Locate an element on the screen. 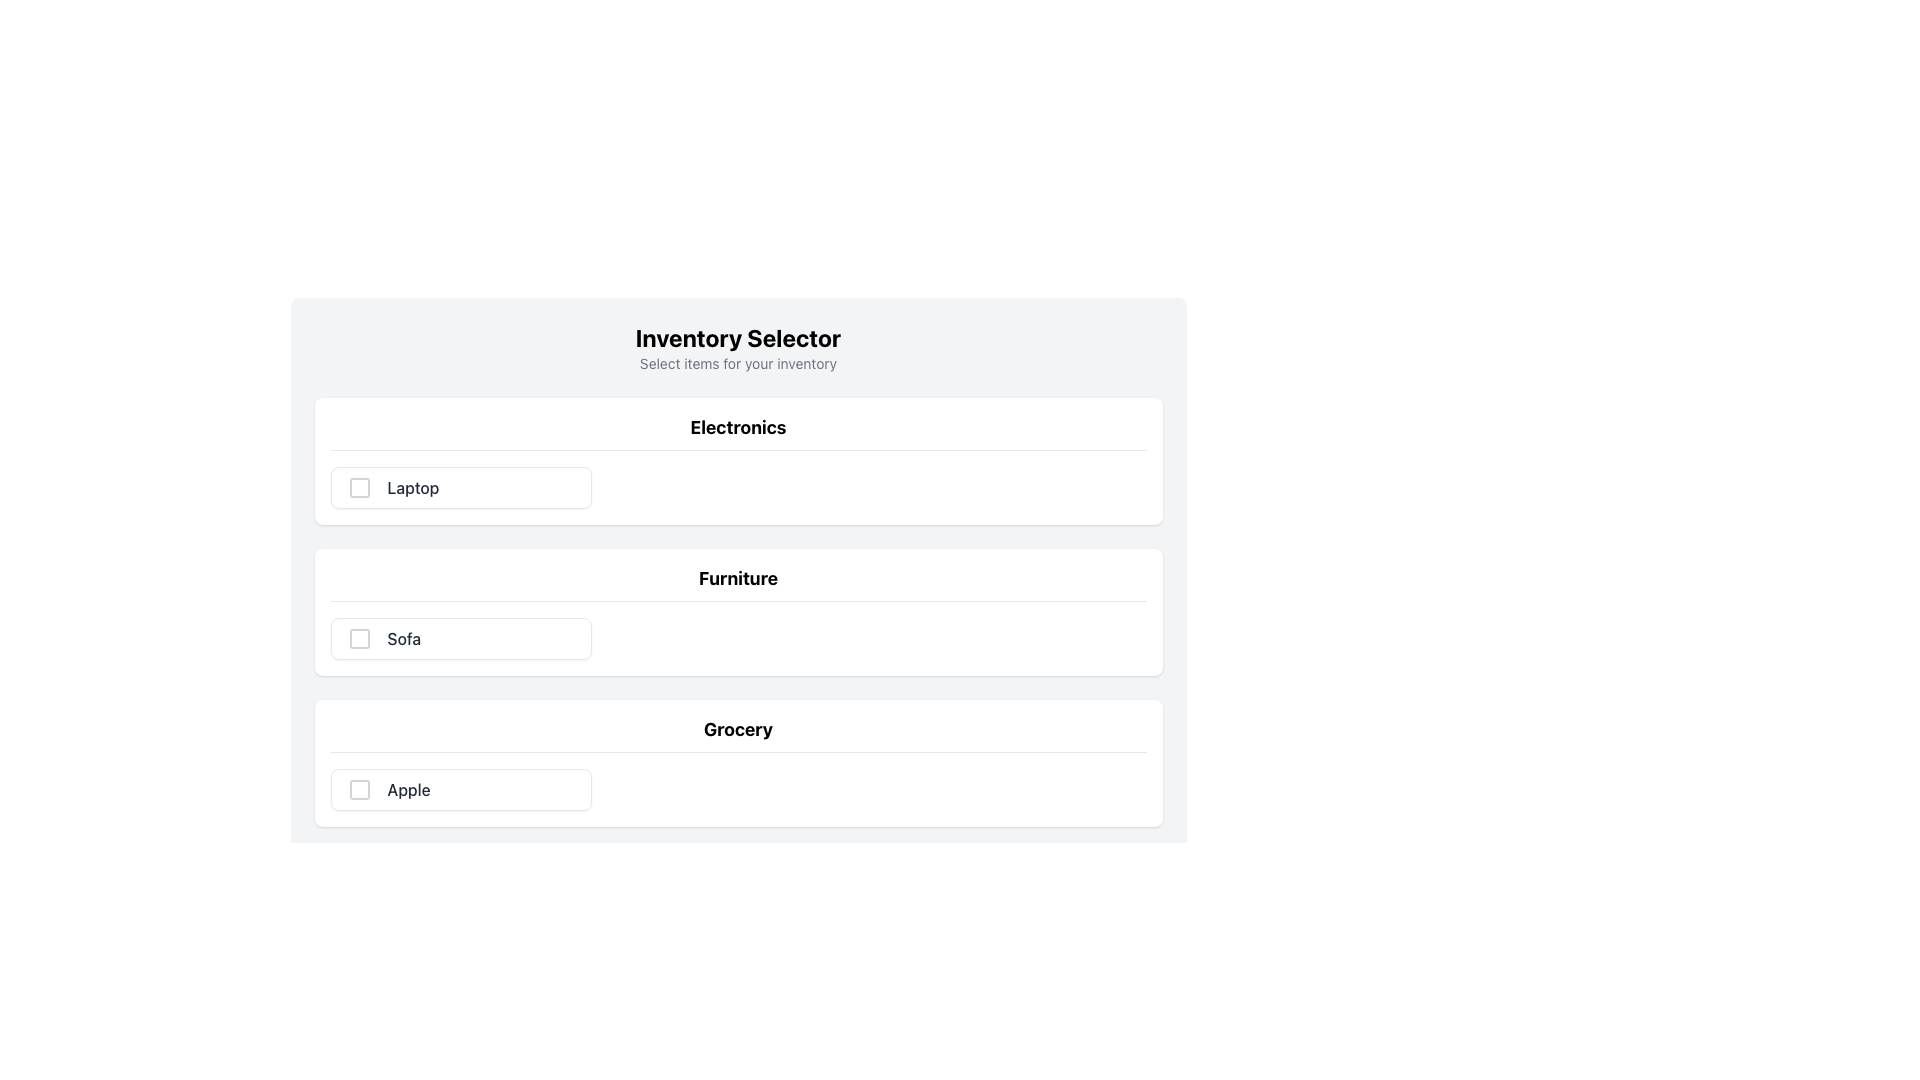 The height and width of the screenshot is (1080, 1920). the bold text label displaying the word 'Sofa' within the interactive box, which is part of the 'Furniture' category group is located at coordinates (403, 639).